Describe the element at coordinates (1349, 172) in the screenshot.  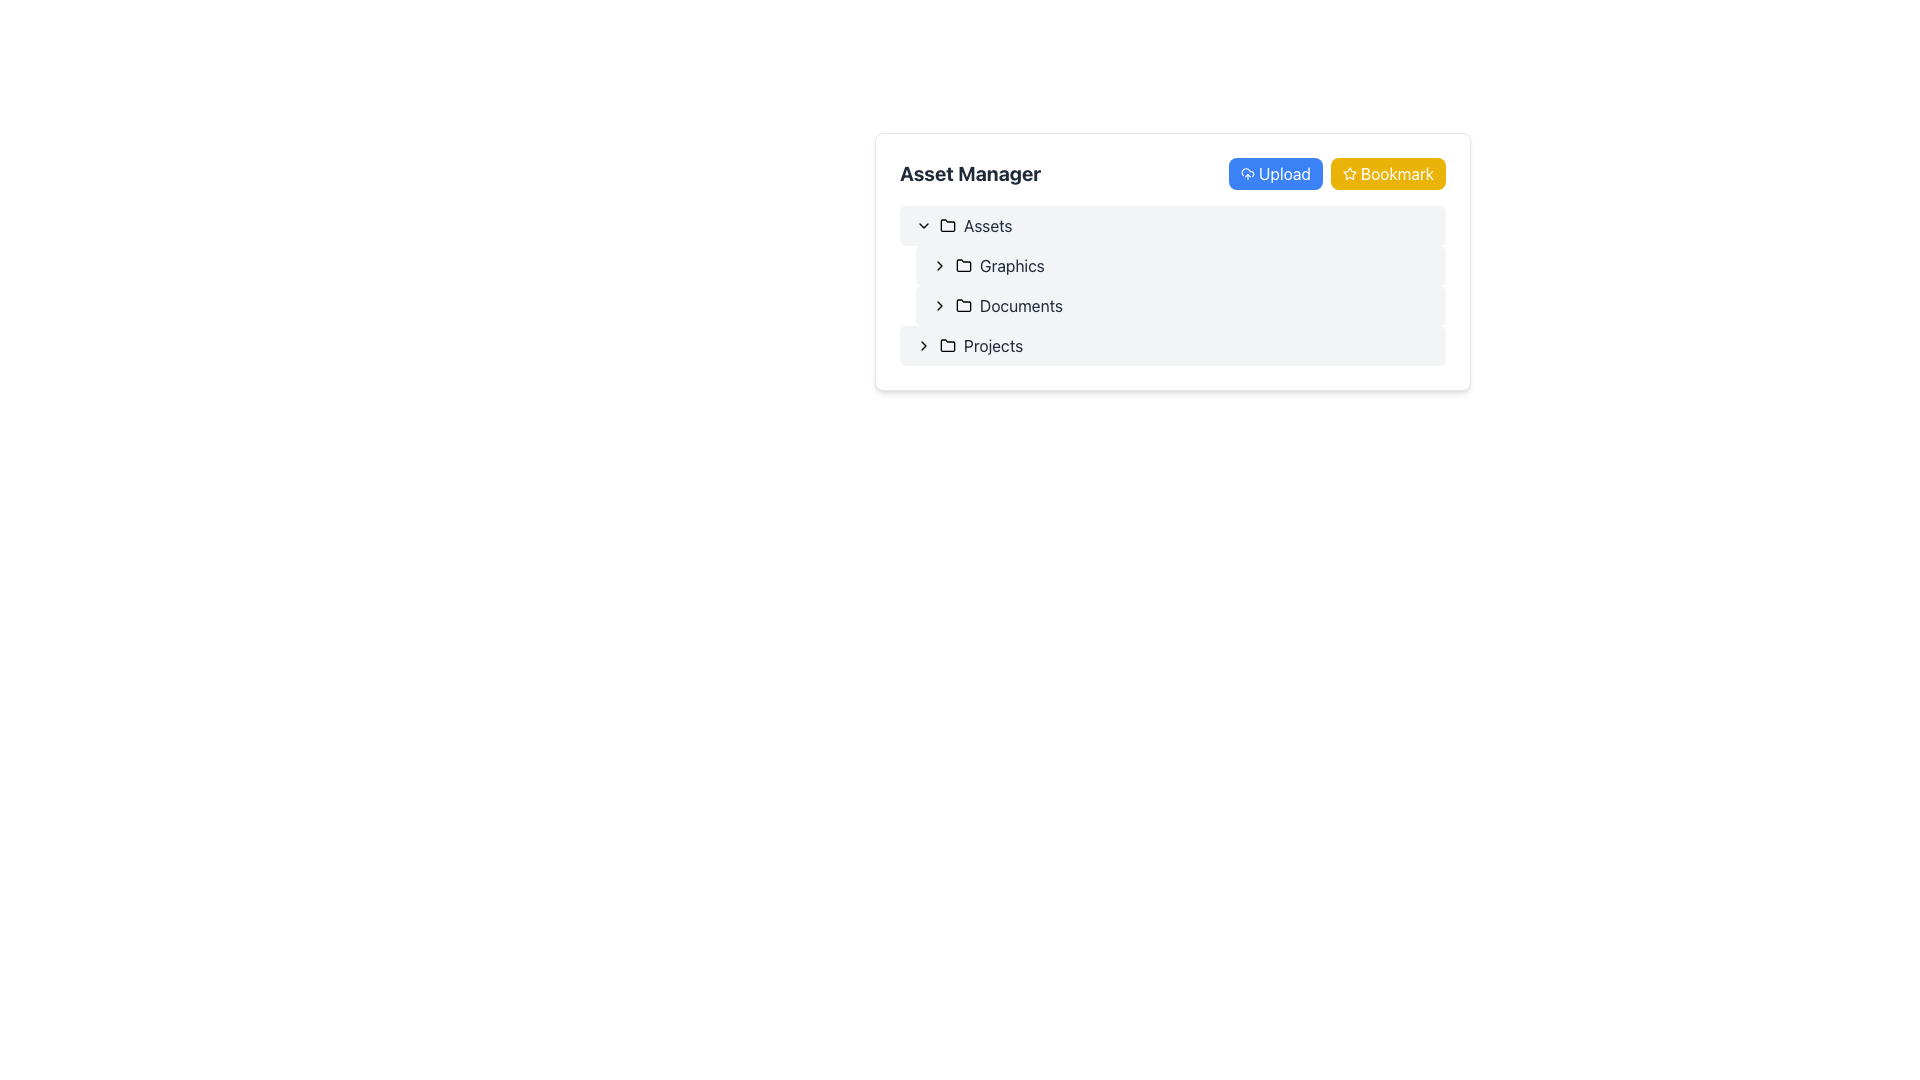
I see `the golden star-shaped icon located adjacent to the 'Bookmark' button on the top right of the Asset Manager interface` at that location.